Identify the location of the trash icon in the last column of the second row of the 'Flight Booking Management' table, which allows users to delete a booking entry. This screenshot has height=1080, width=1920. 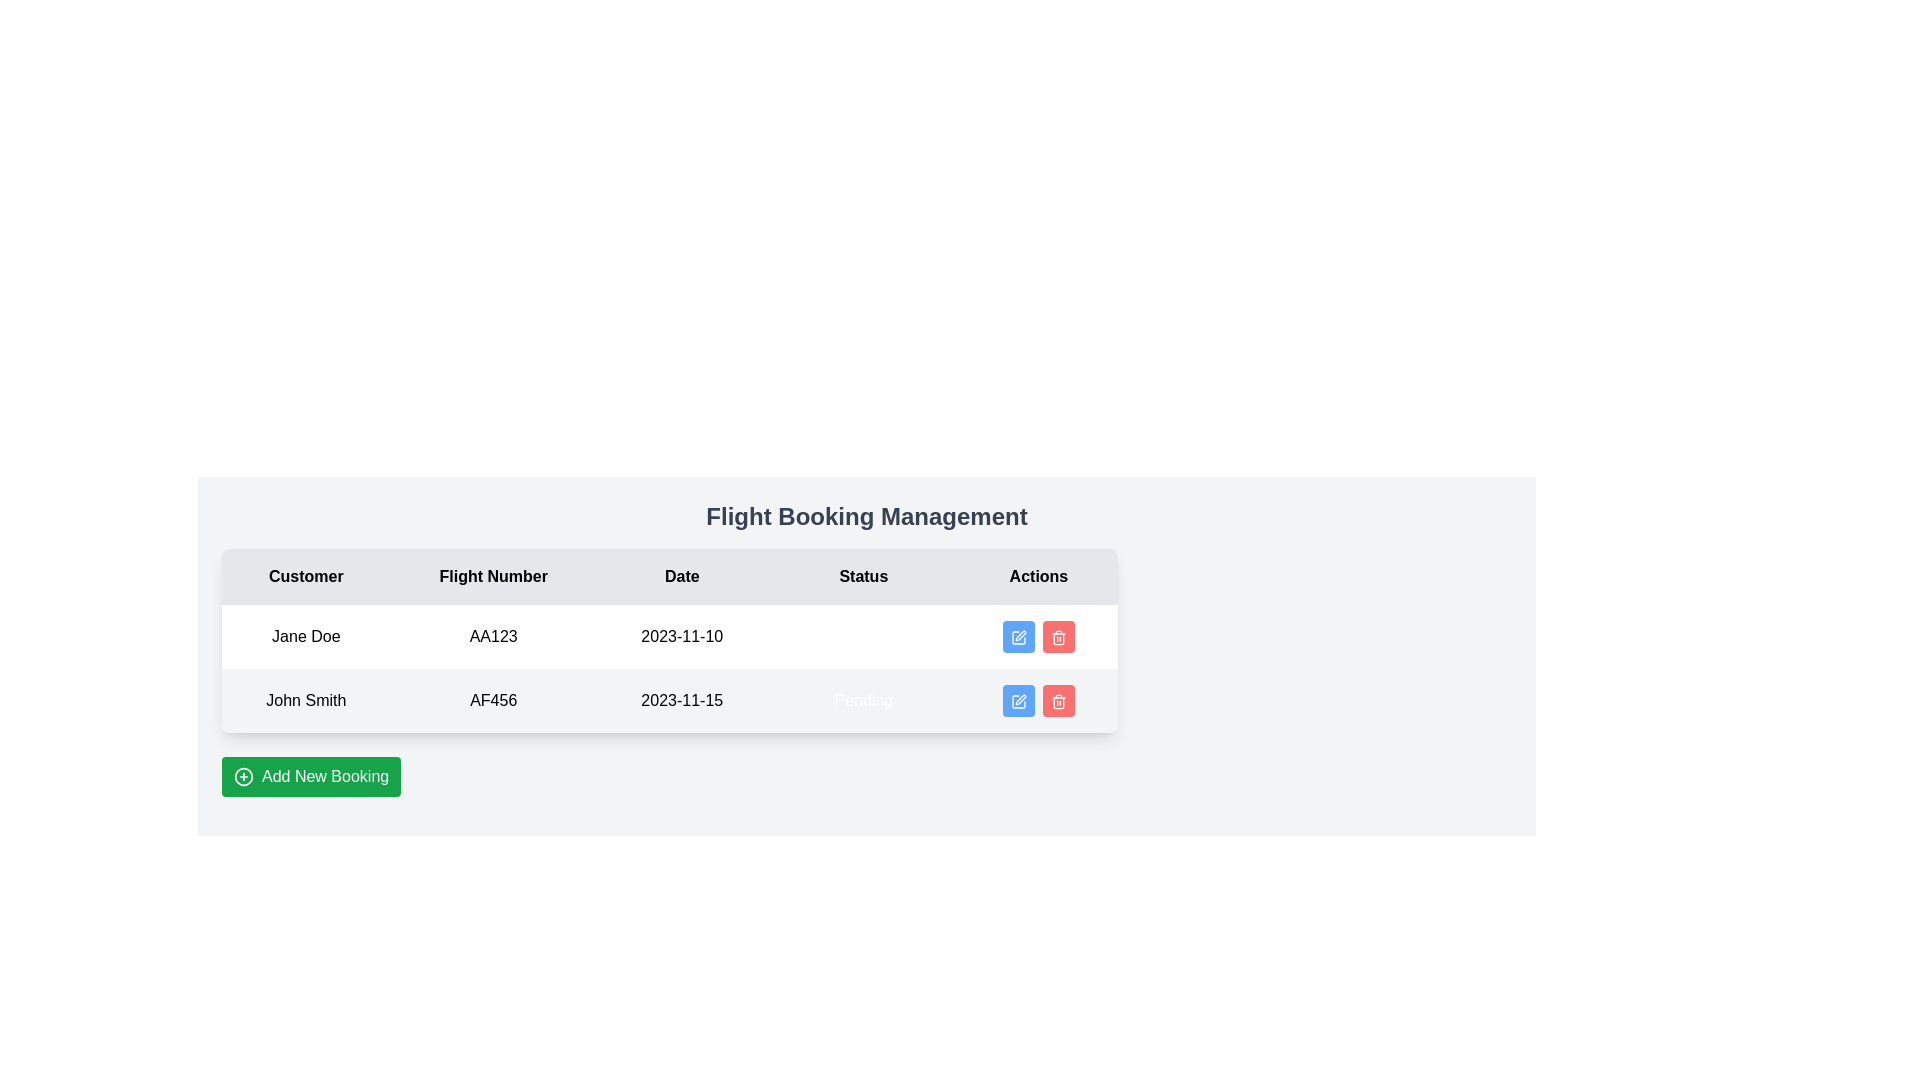
(1057, 639).